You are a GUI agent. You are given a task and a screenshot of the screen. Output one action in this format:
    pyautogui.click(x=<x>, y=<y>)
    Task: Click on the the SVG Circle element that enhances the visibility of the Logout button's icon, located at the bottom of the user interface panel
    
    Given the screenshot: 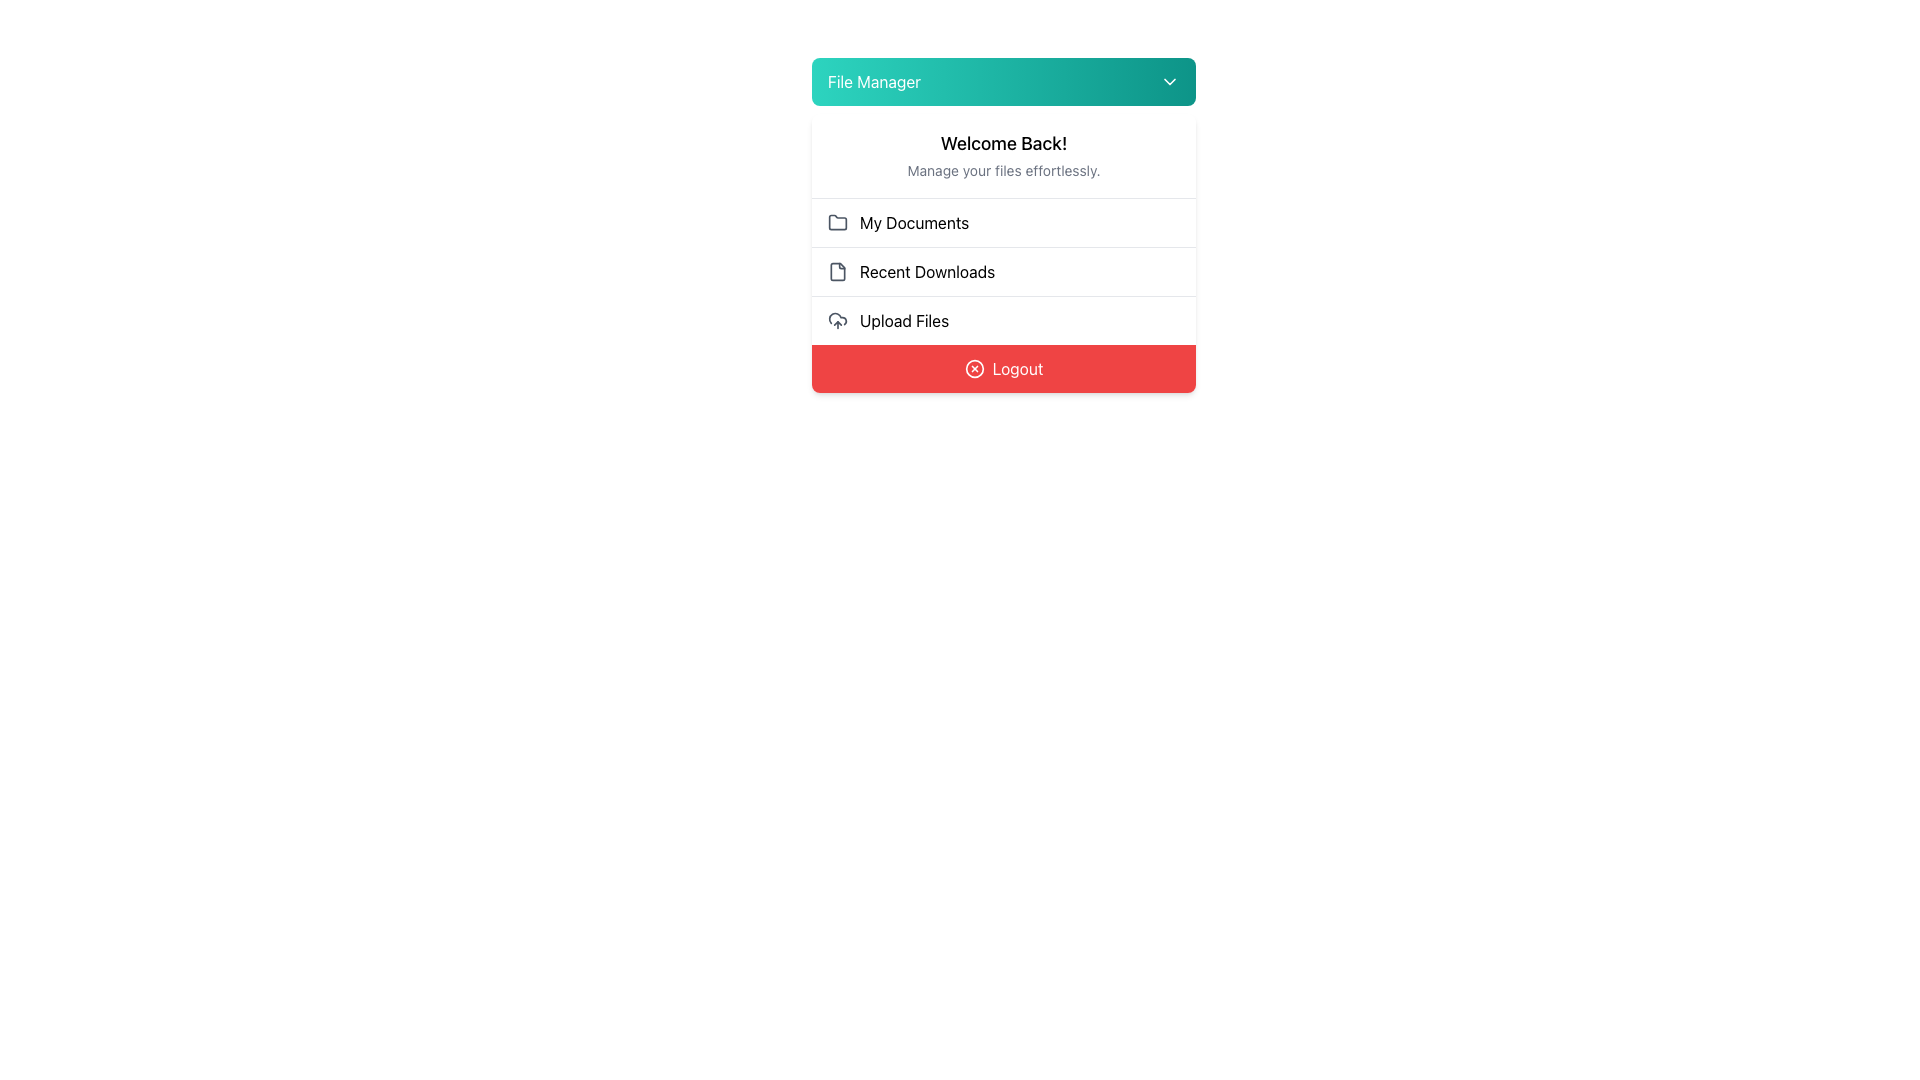 What is the action you would take?
    pyautogui.click(x=974, y=369)
    